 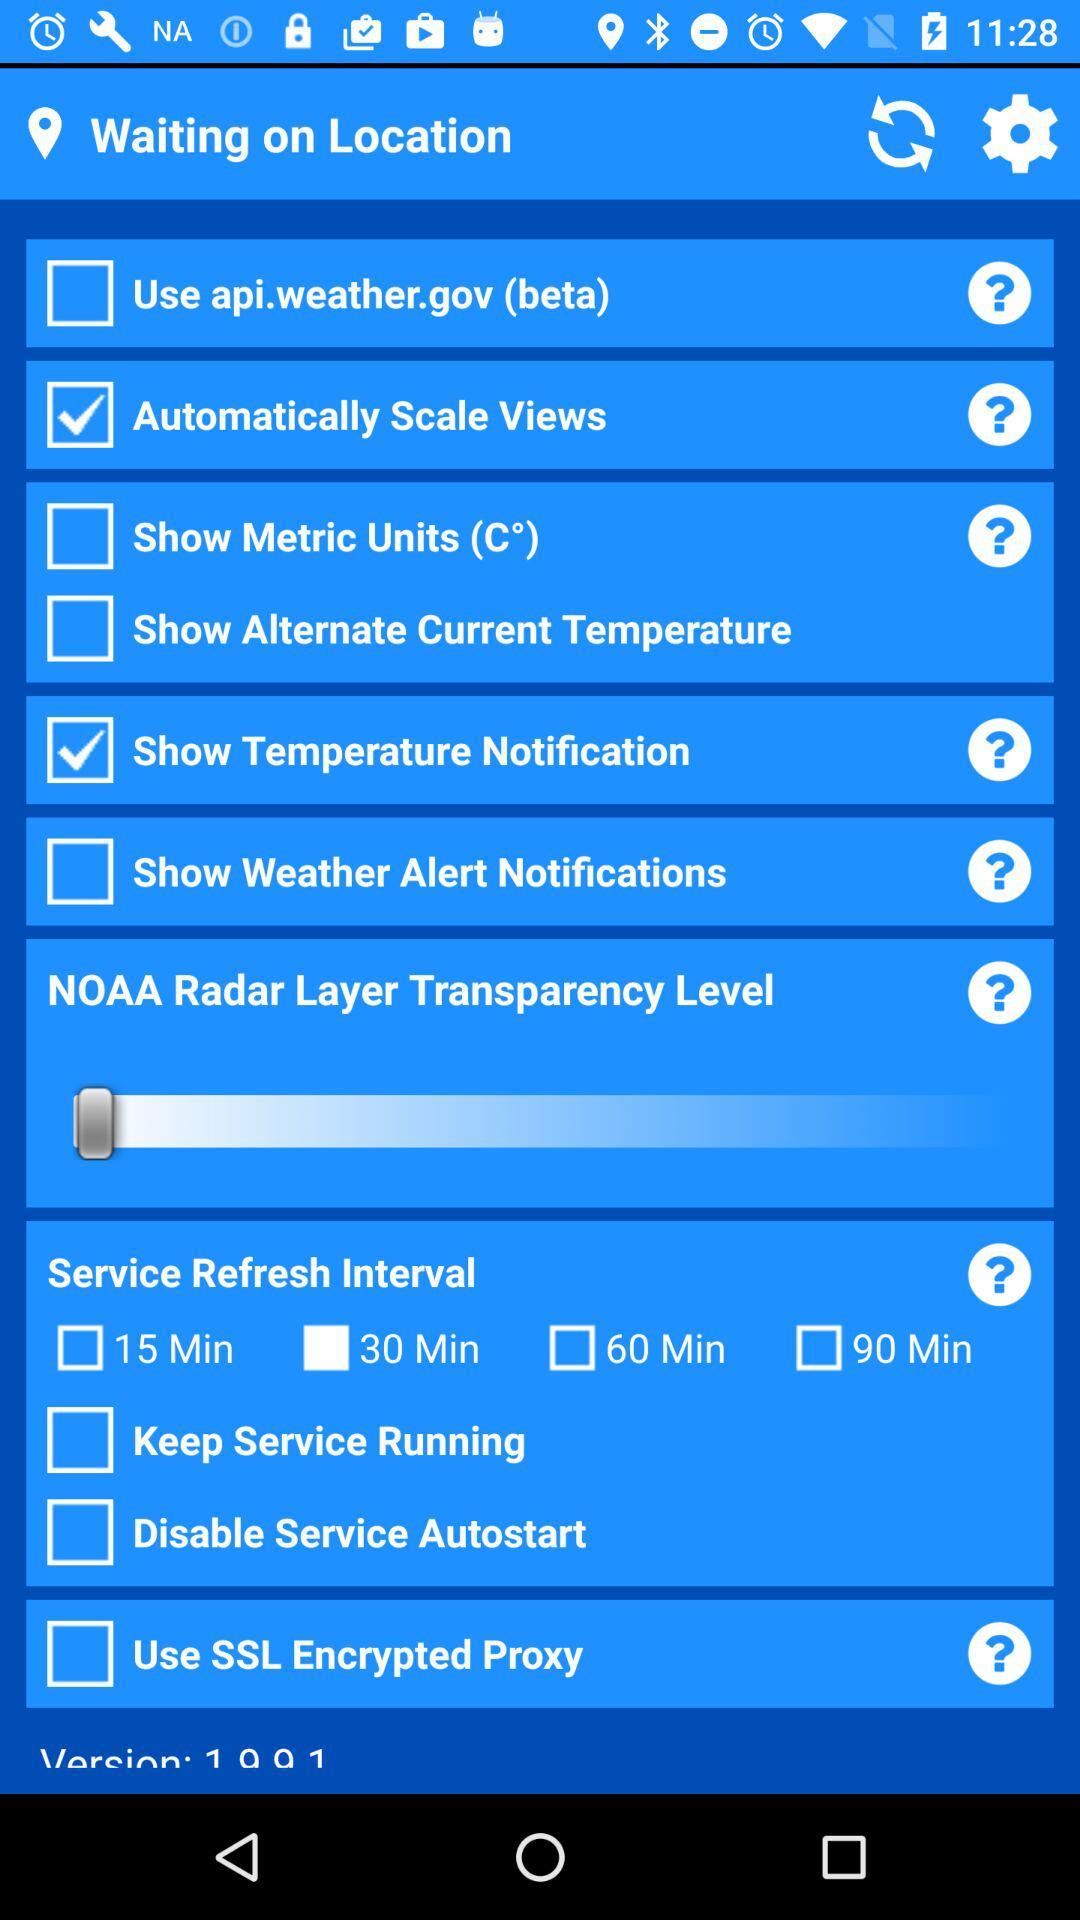 What do you see at coordinates (999, 1653) in the screenshot?
I see `the help icon` at bounding box center [999, 1653].